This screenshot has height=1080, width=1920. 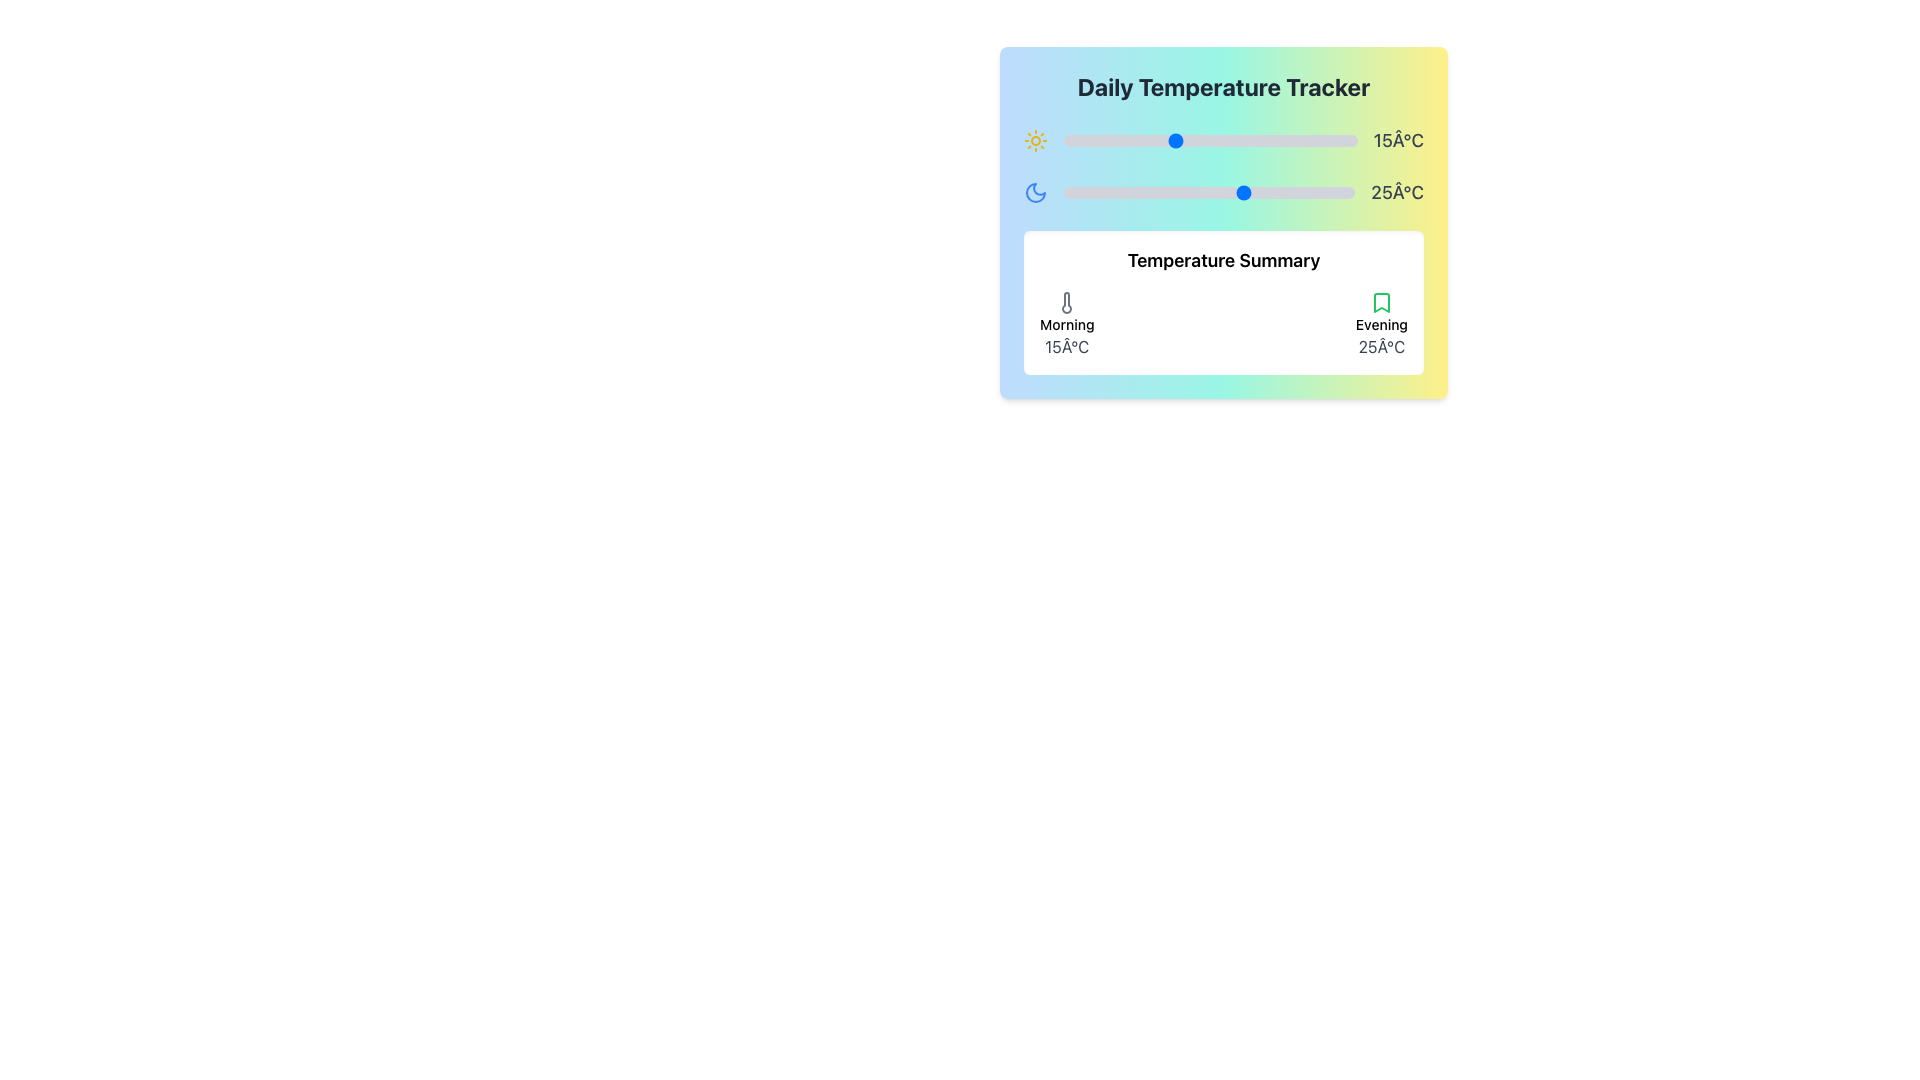 What do you see at coordinates (1066, 303) in the screenshot?
I see `the thermometer icon located within the 'Temperature Summary' section, positioned to the left under 'Morning'` at bounding box center [1066, 303].